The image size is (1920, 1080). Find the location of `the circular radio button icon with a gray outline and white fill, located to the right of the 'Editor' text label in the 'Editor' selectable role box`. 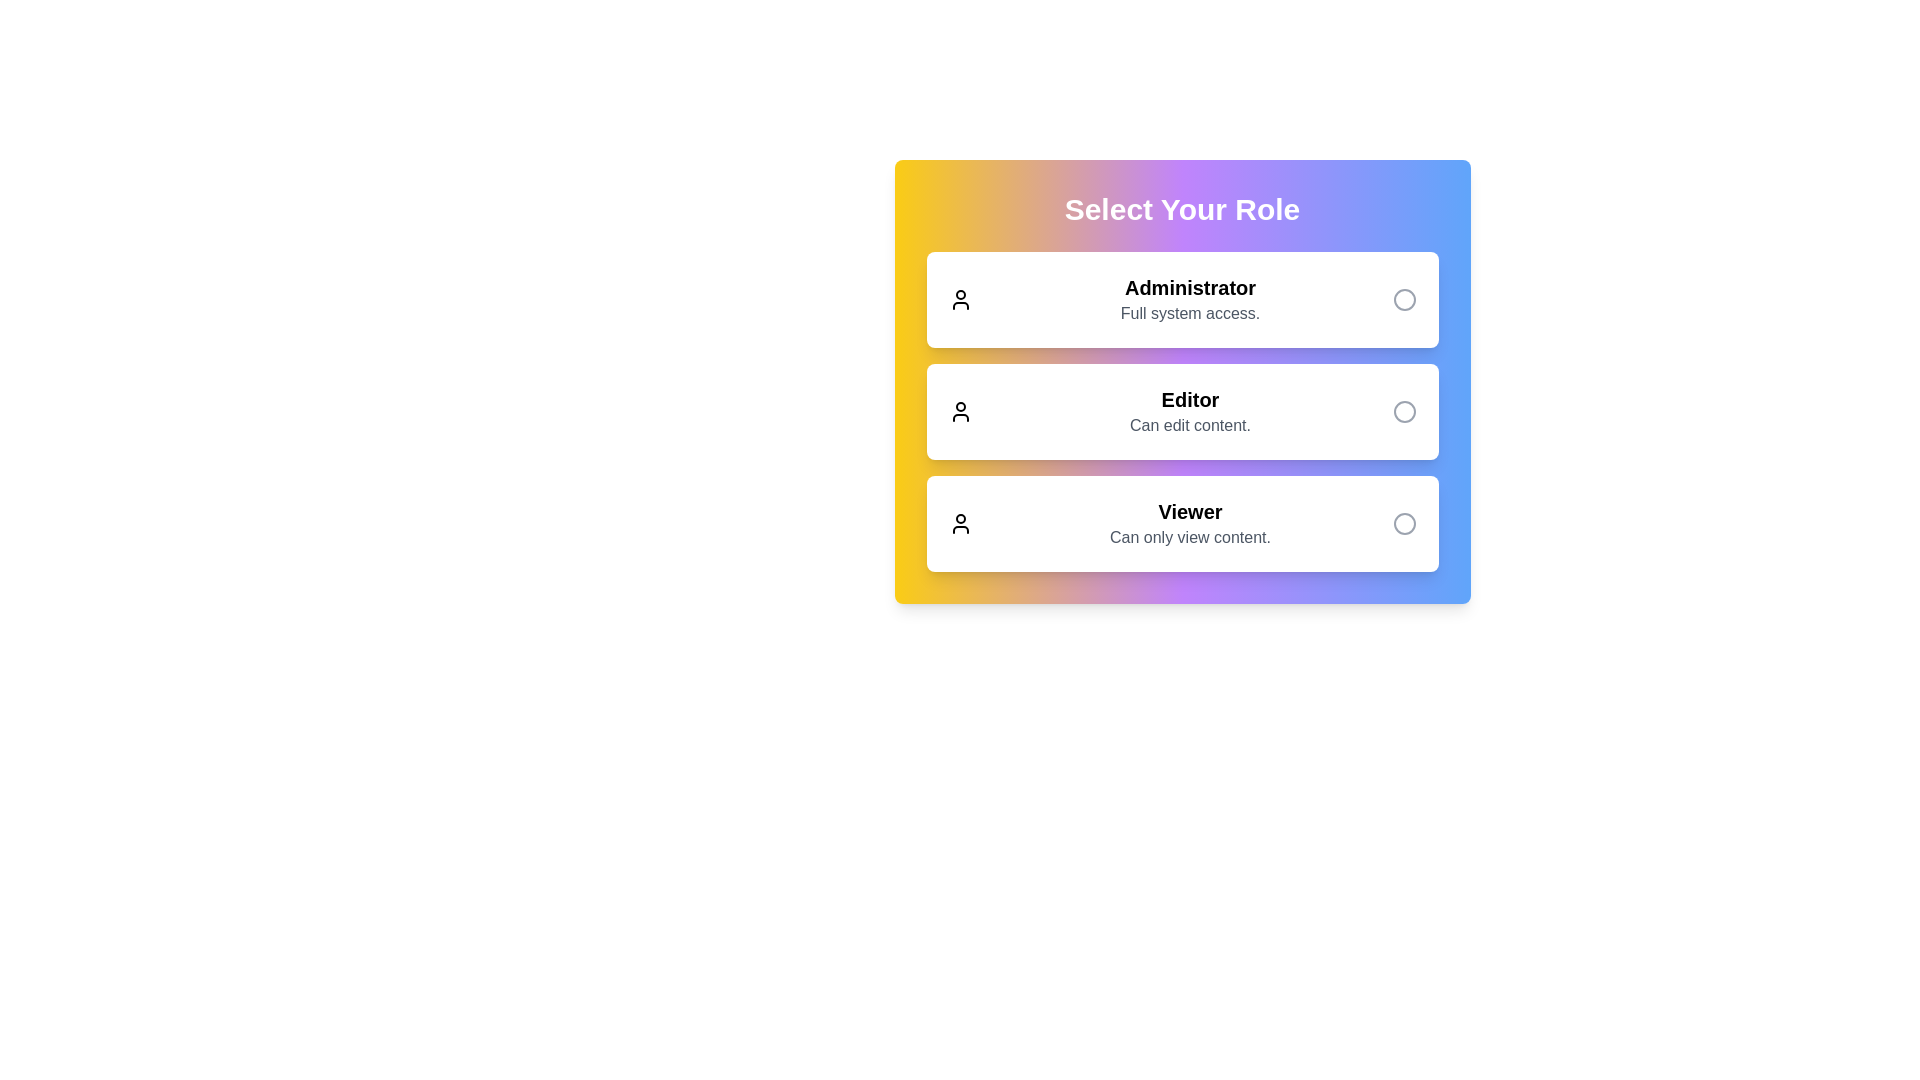

the circular radio button icon with a gray outline and white fill, located to the right of the 'Editor' text label in the 'Editor' selectable role box is located at coordinates (1403, 411).